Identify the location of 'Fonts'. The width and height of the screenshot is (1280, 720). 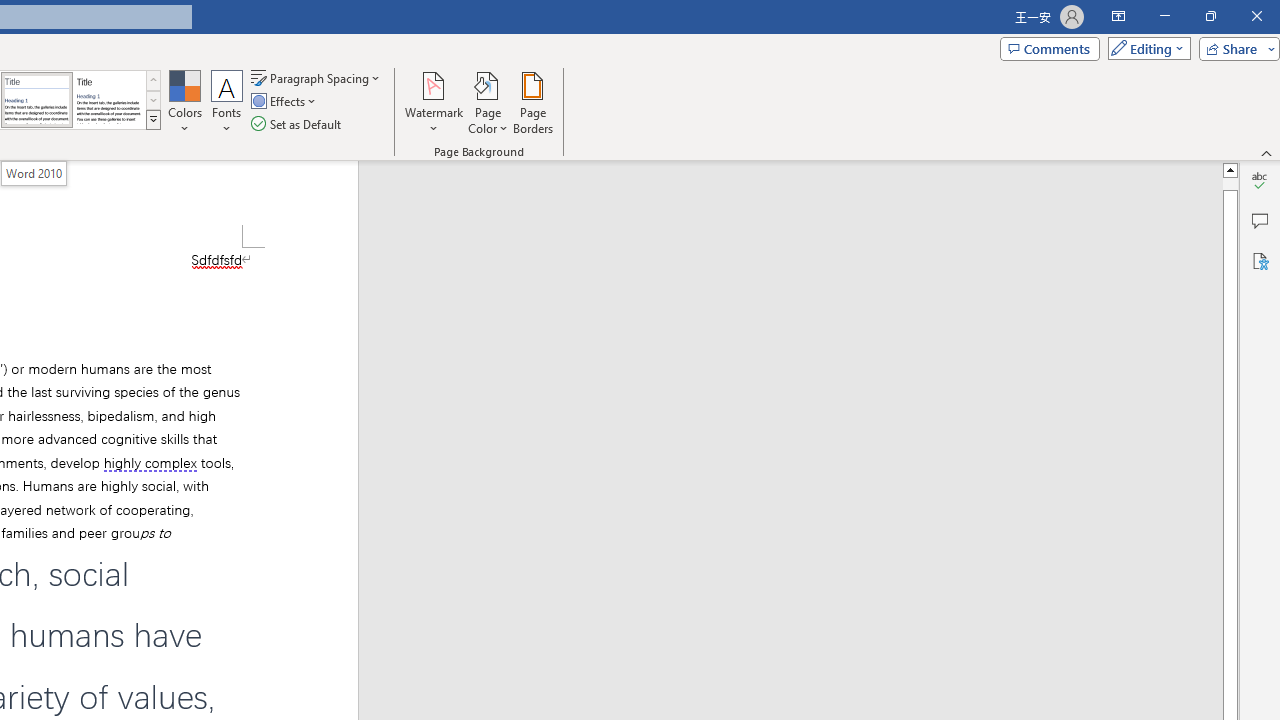
(227, 103).